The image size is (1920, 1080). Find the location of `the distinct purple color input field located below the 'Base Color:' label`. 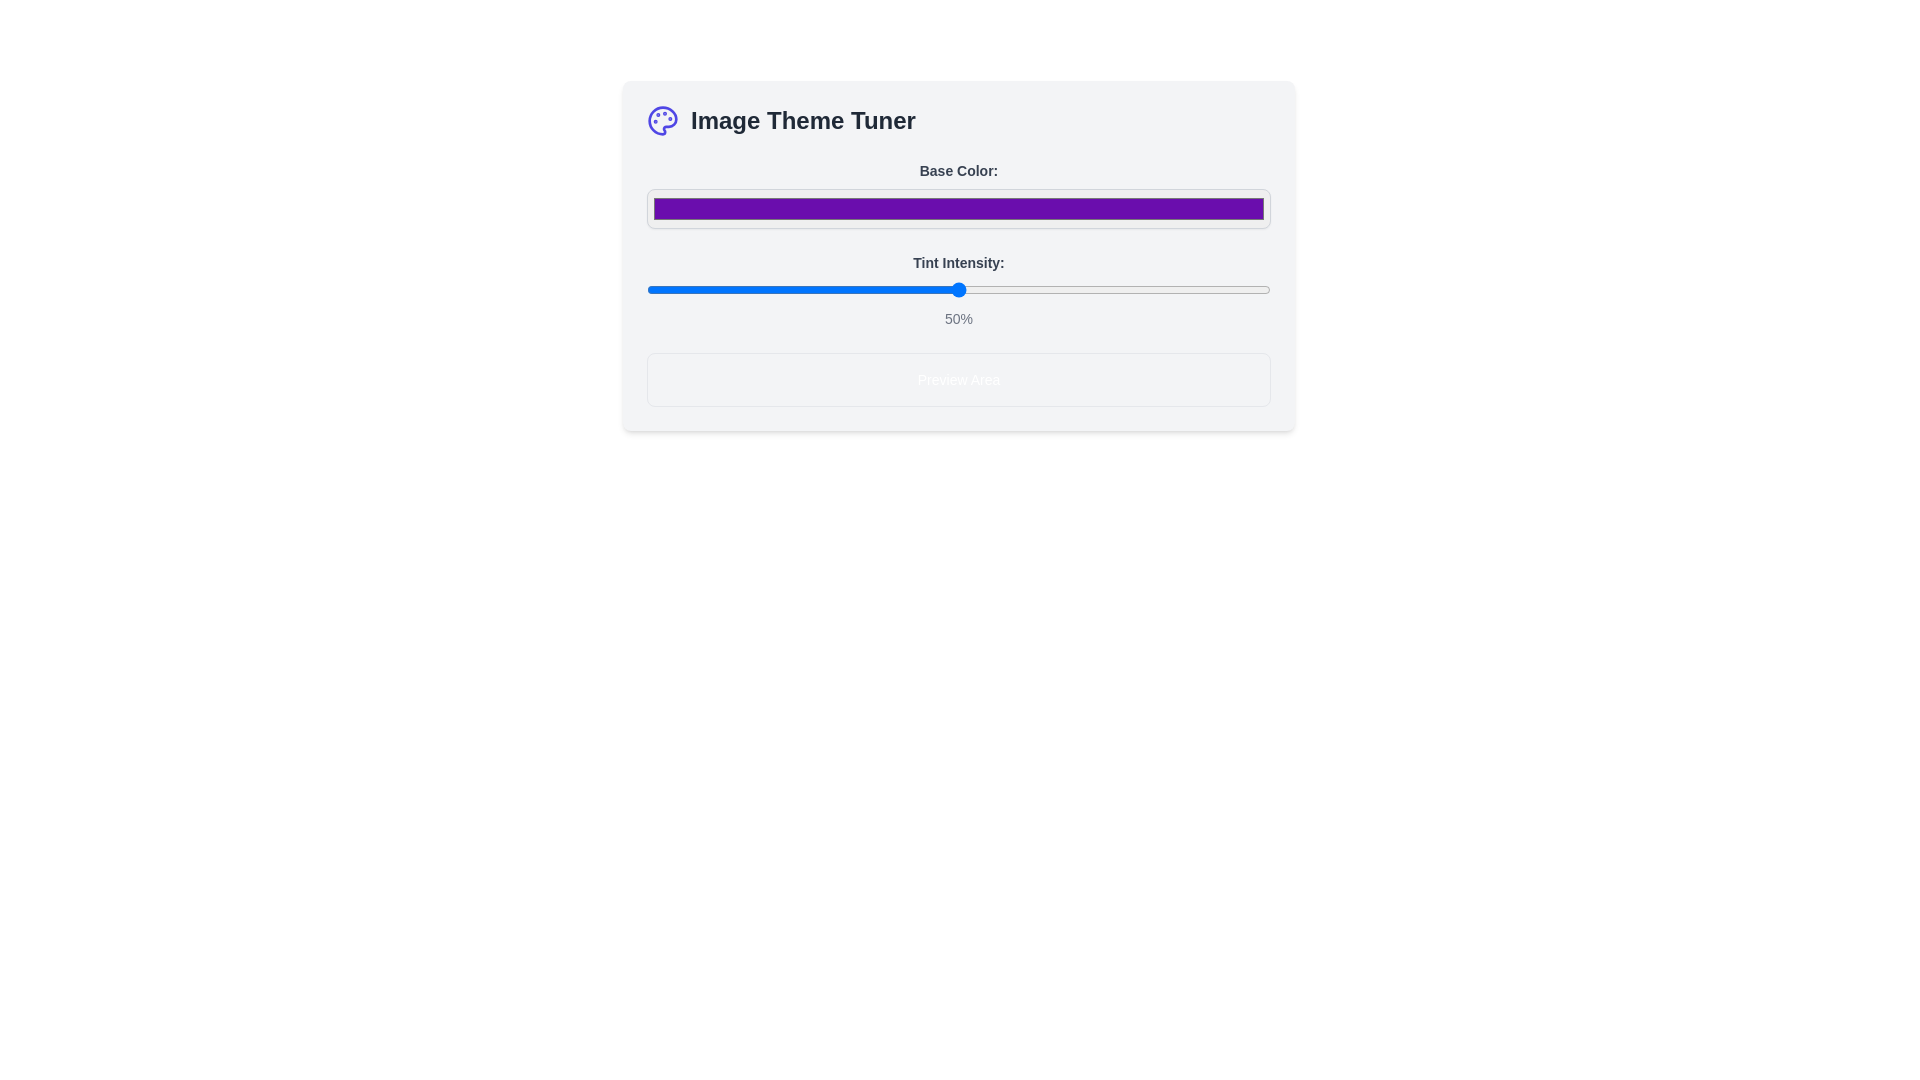

the distinct purple color input field located below the 'Base Color:' label is located at coordinates (958, 208).